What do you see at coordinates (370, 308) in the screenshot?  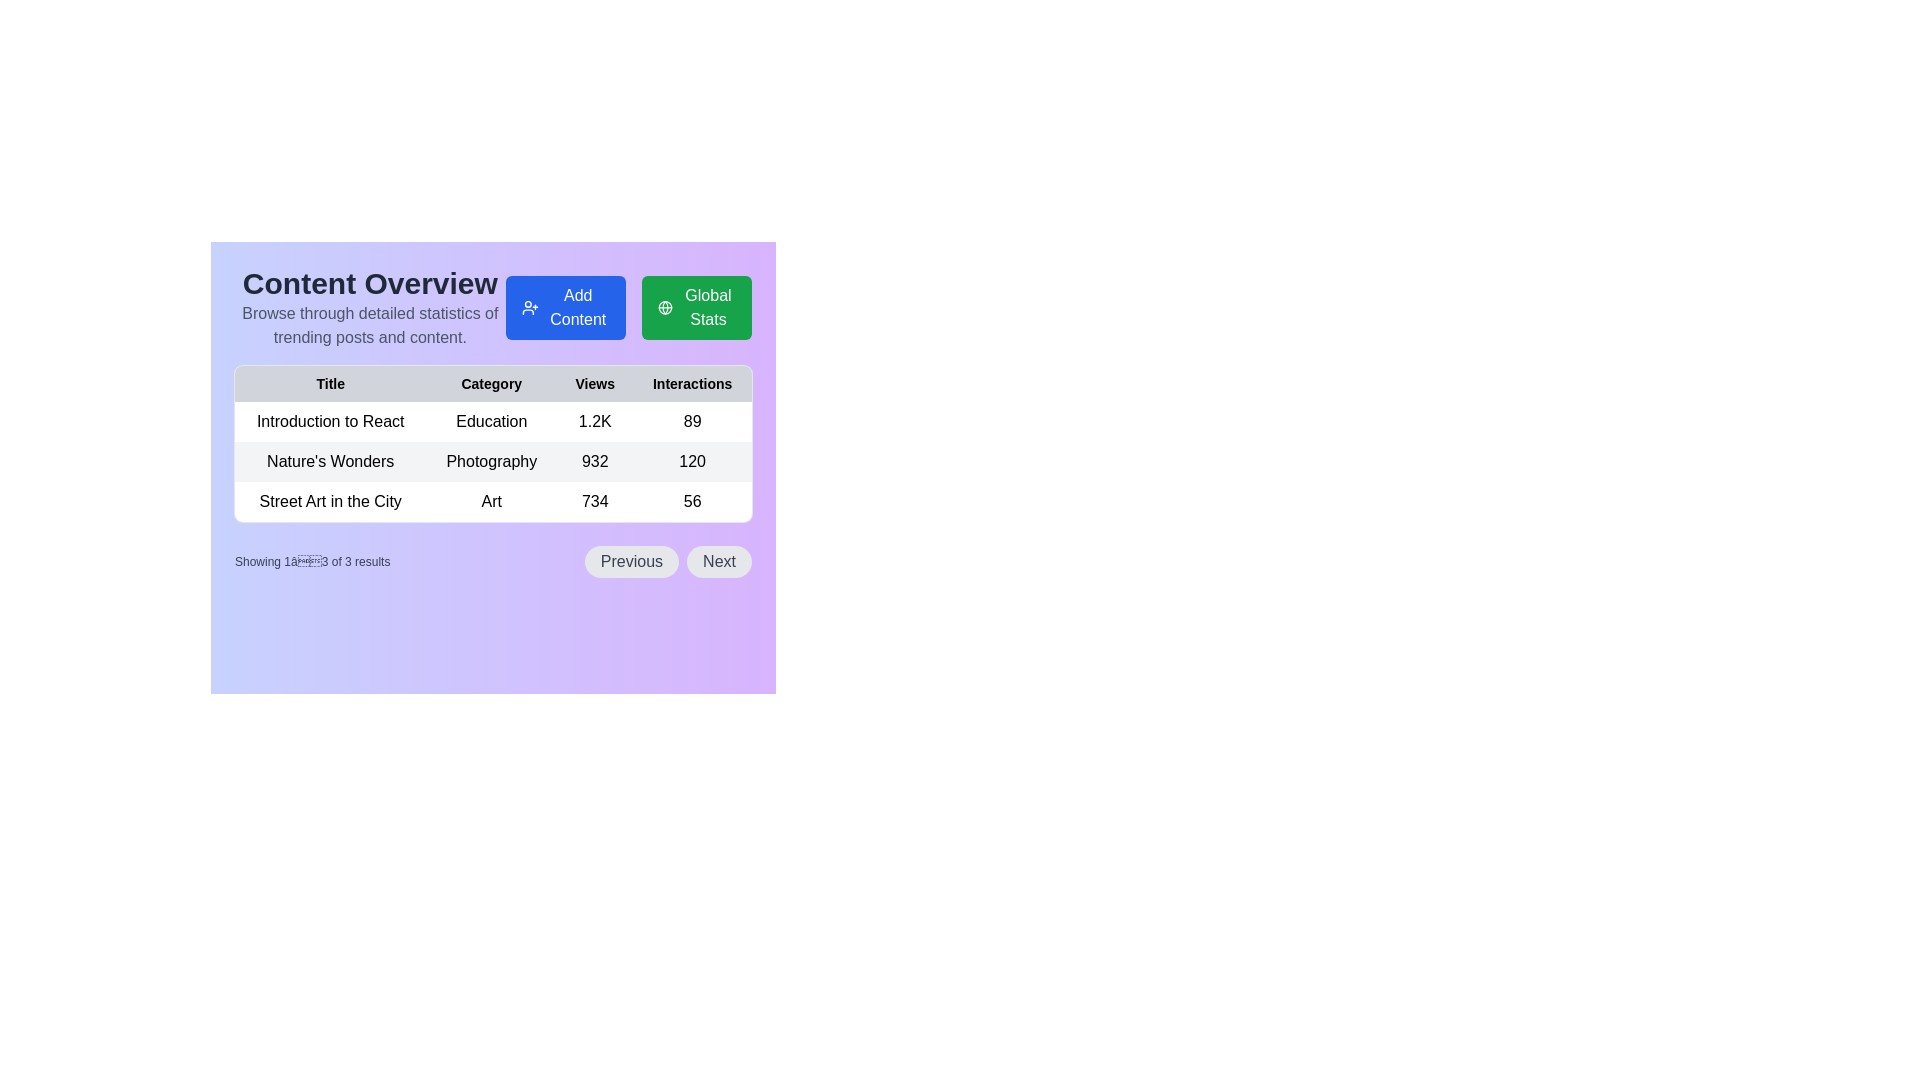 I see `the informational header element that provides a title and description for the content statistics page, located to the left of the 'Add Content' and 'Global Stats' buttons` at bounding box center [370, 308].